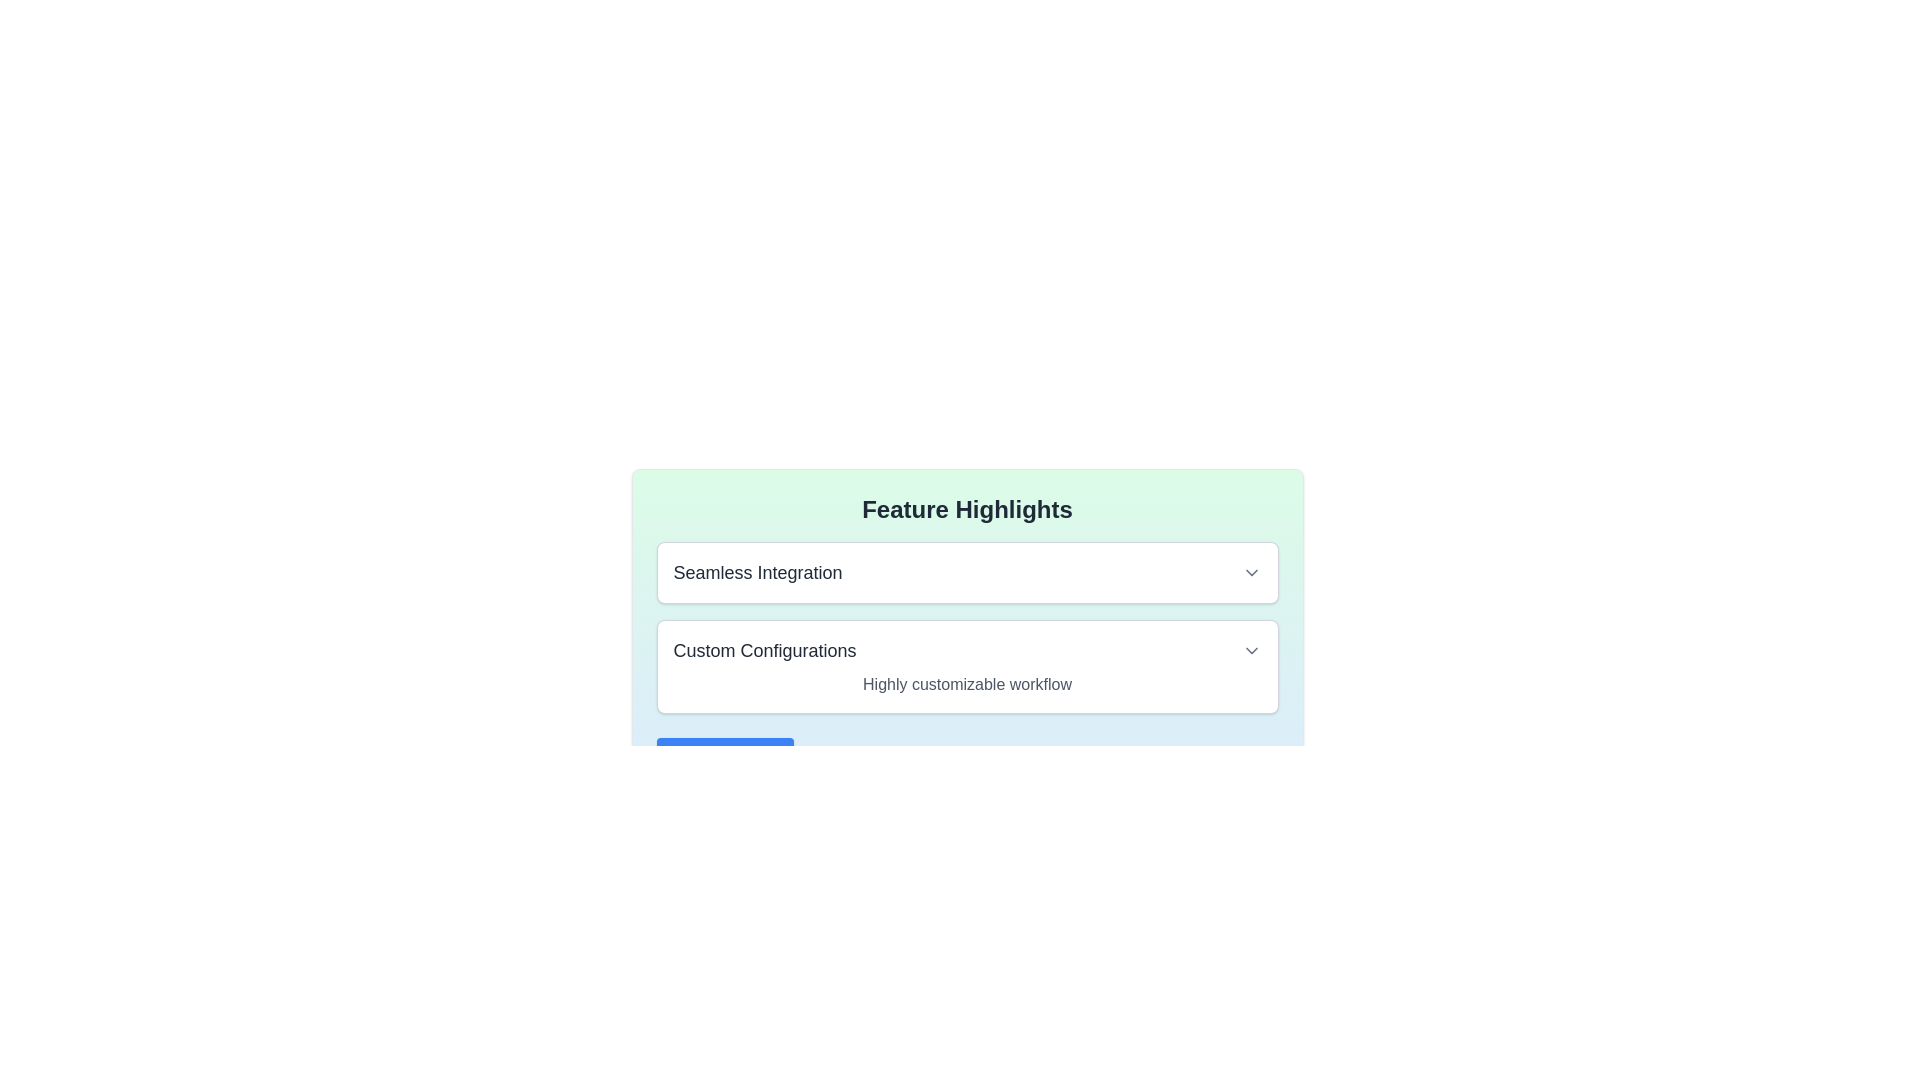 The width and height of the screenshot is (1920, 1080). I want to click on the Static text header that identifies the theme of the content below, which highlights features such as 'Seamless Integration' and 'Custom Configurations', so click(967, 508).